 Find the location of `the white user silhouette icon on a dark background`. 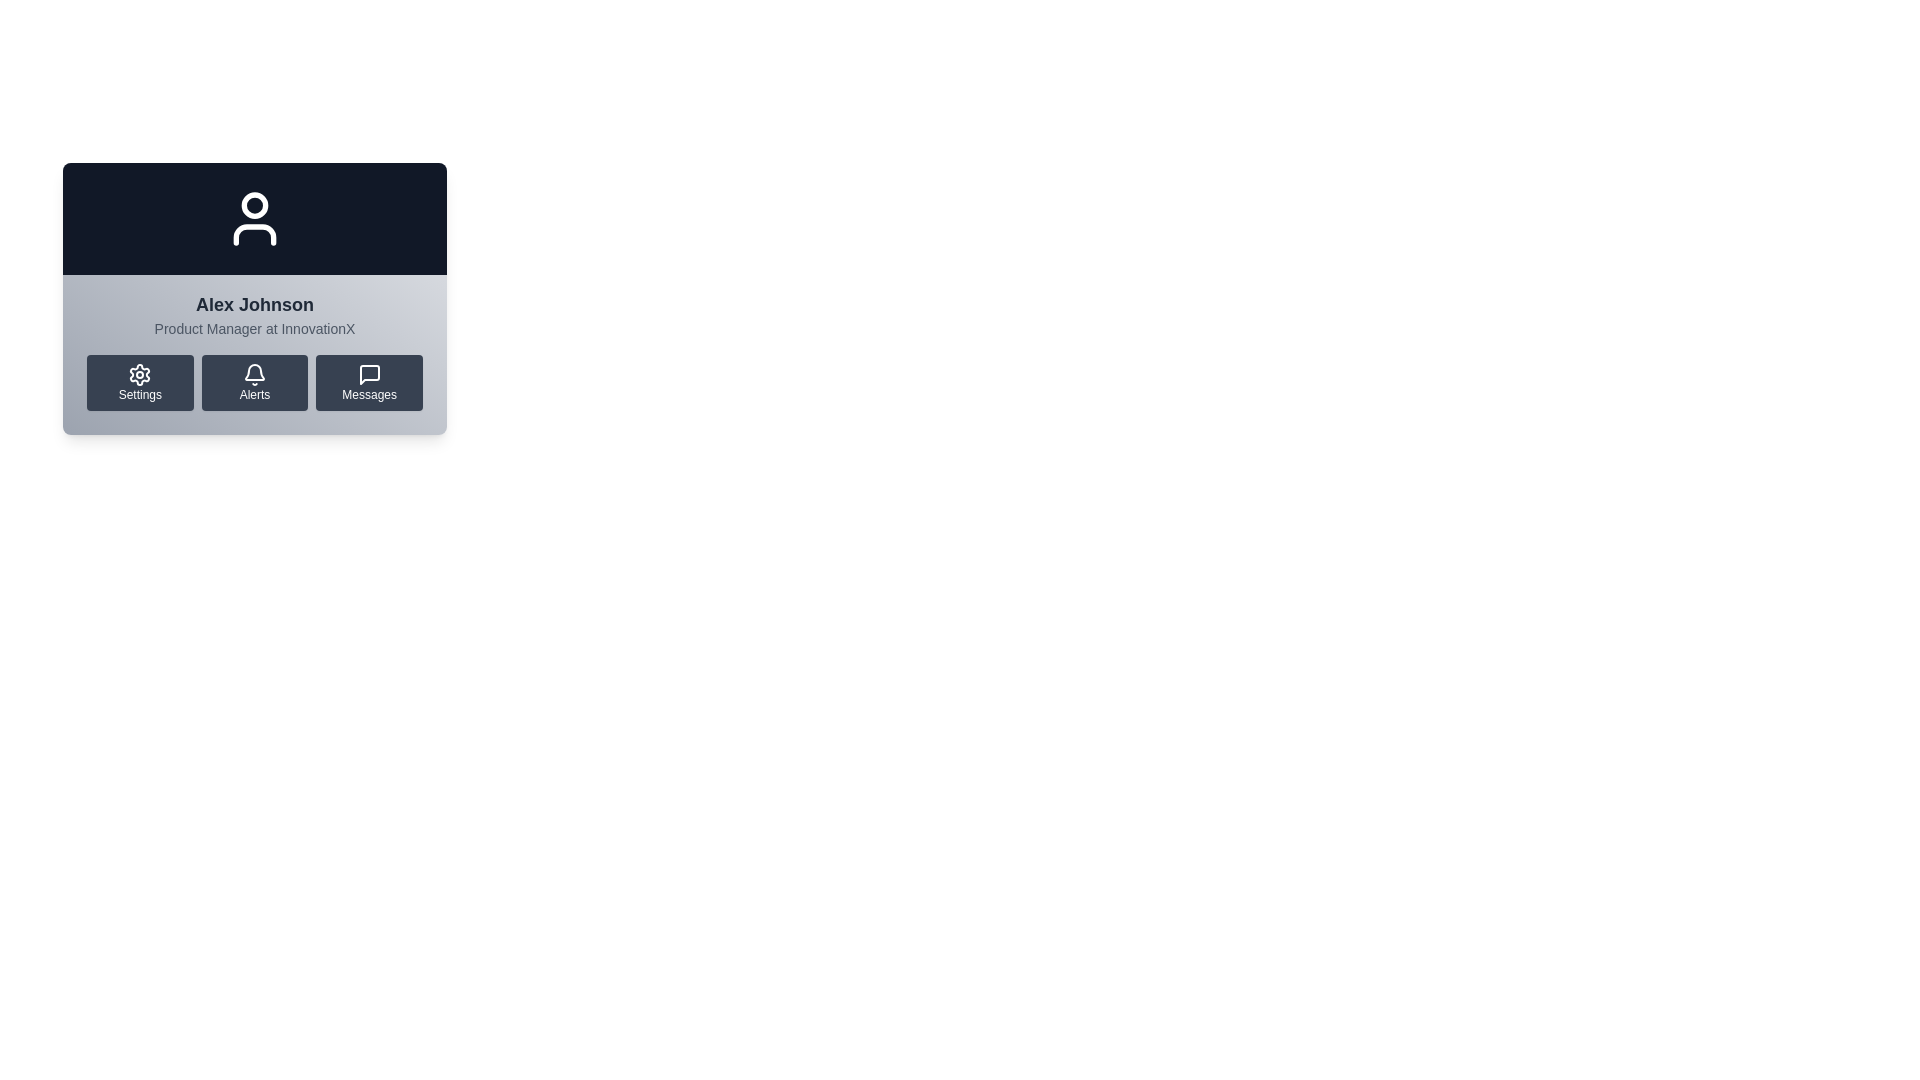

the white user silhouette icon on a dark background is located at coordinates (253, 219).